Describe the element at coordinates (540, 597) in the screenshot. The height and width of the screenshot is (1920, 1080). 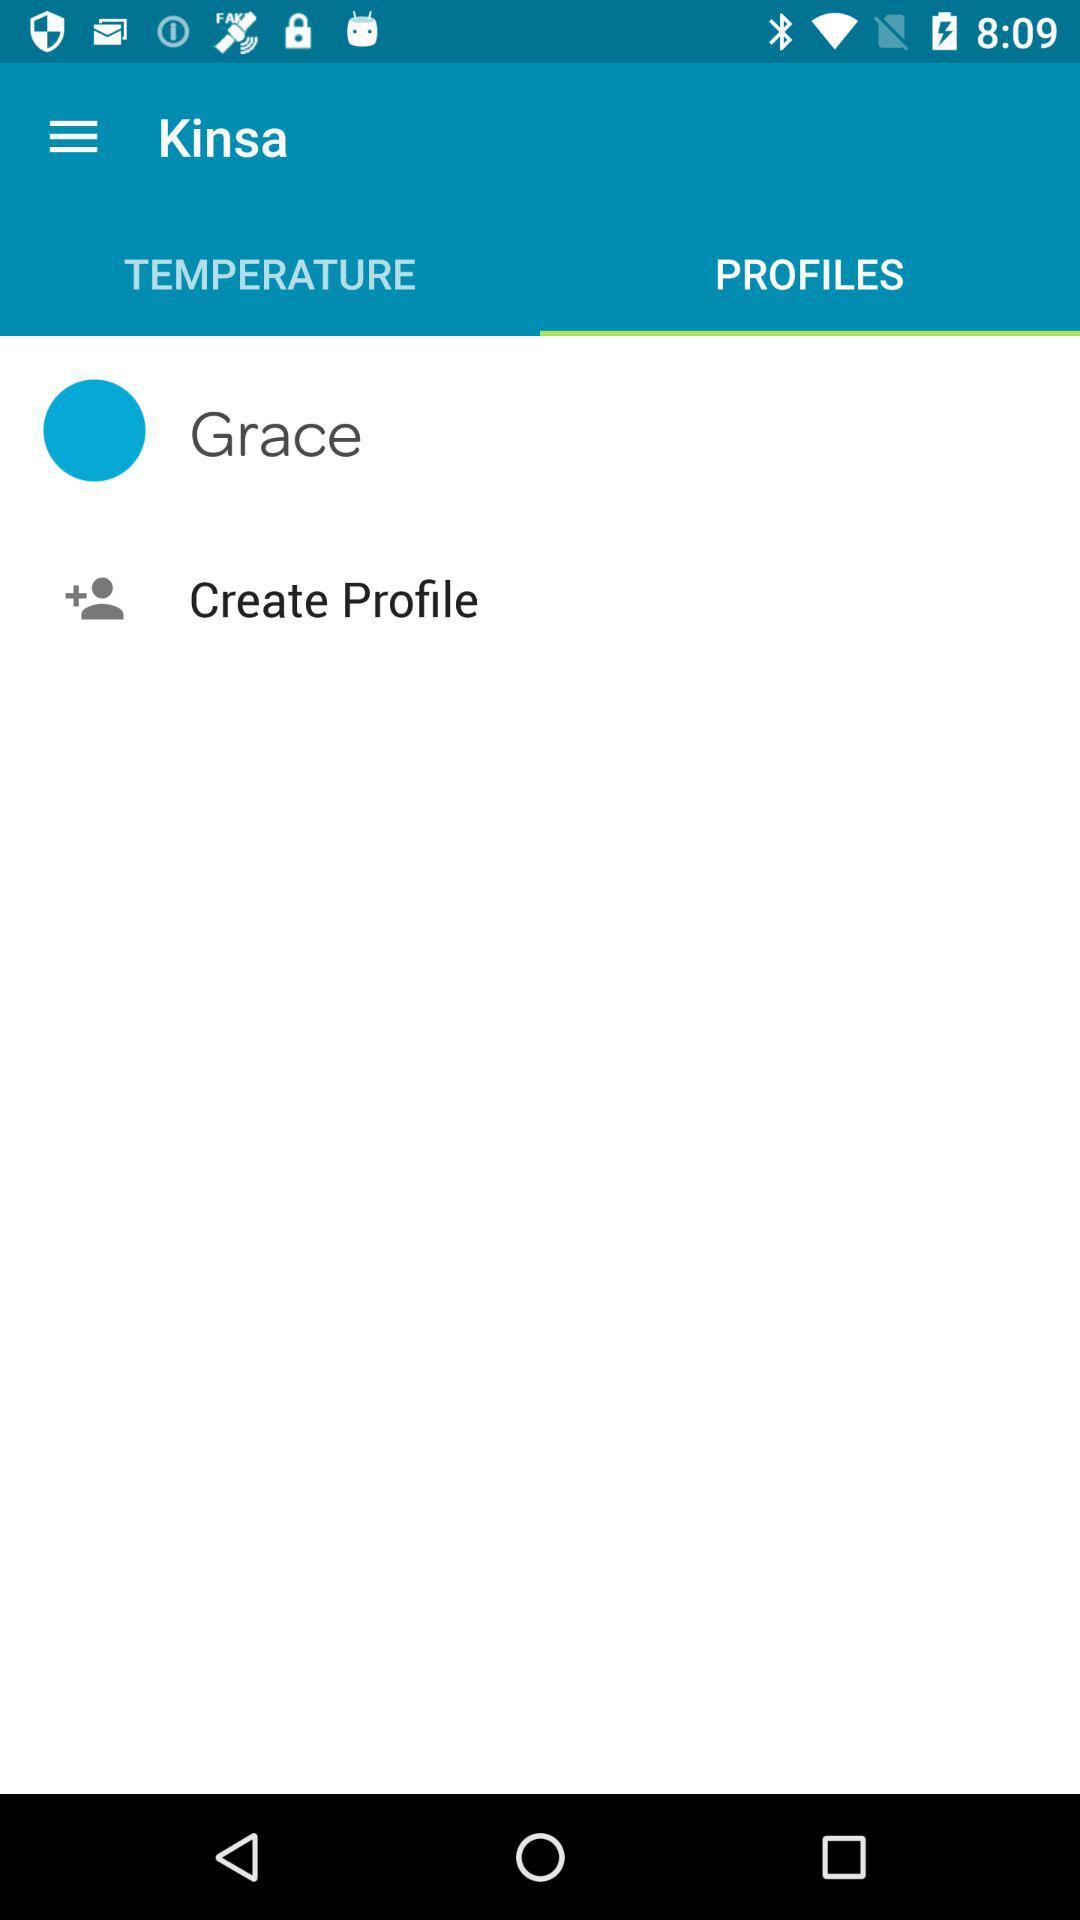
I see `the create profile` at that location.